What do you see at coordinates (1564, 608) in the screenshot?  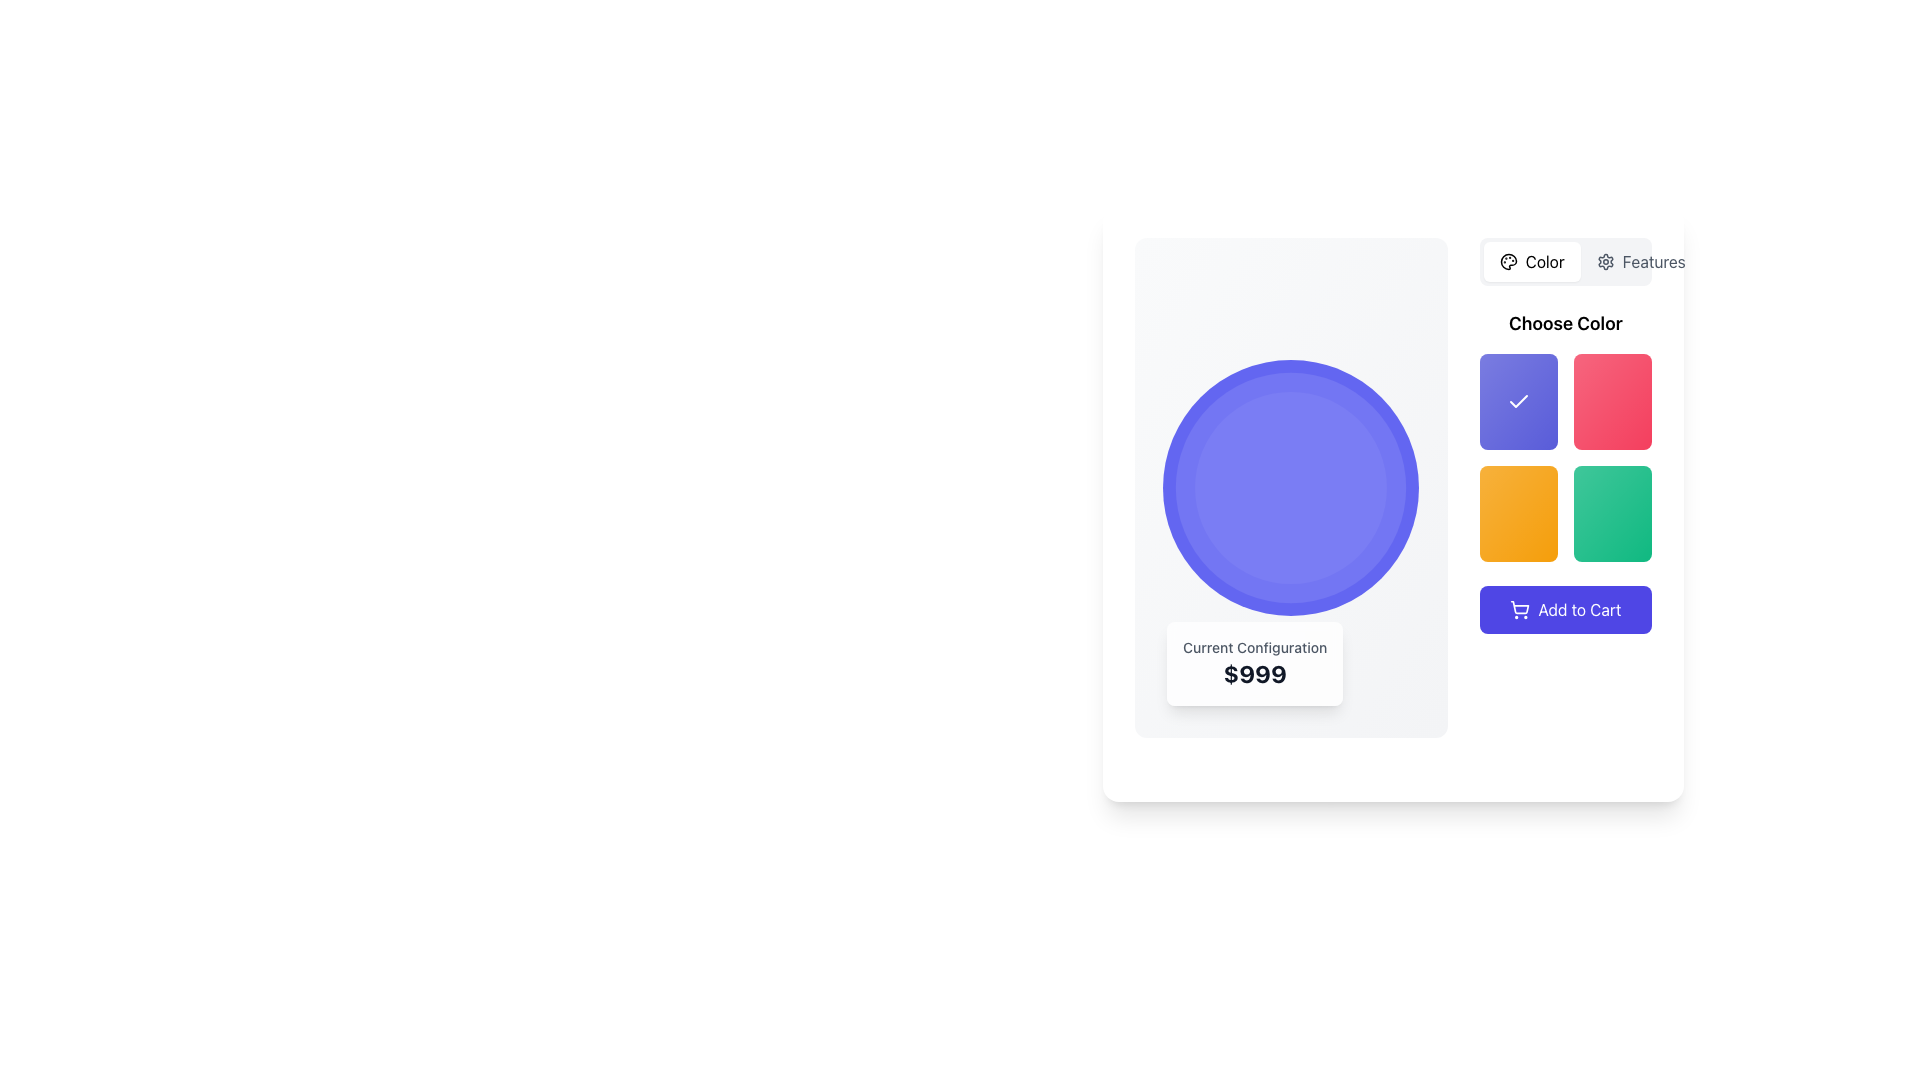 I see `the 'Add to Cart' button located in the bottom-right section of the interactive panel` at bounding box center [1564, 608].